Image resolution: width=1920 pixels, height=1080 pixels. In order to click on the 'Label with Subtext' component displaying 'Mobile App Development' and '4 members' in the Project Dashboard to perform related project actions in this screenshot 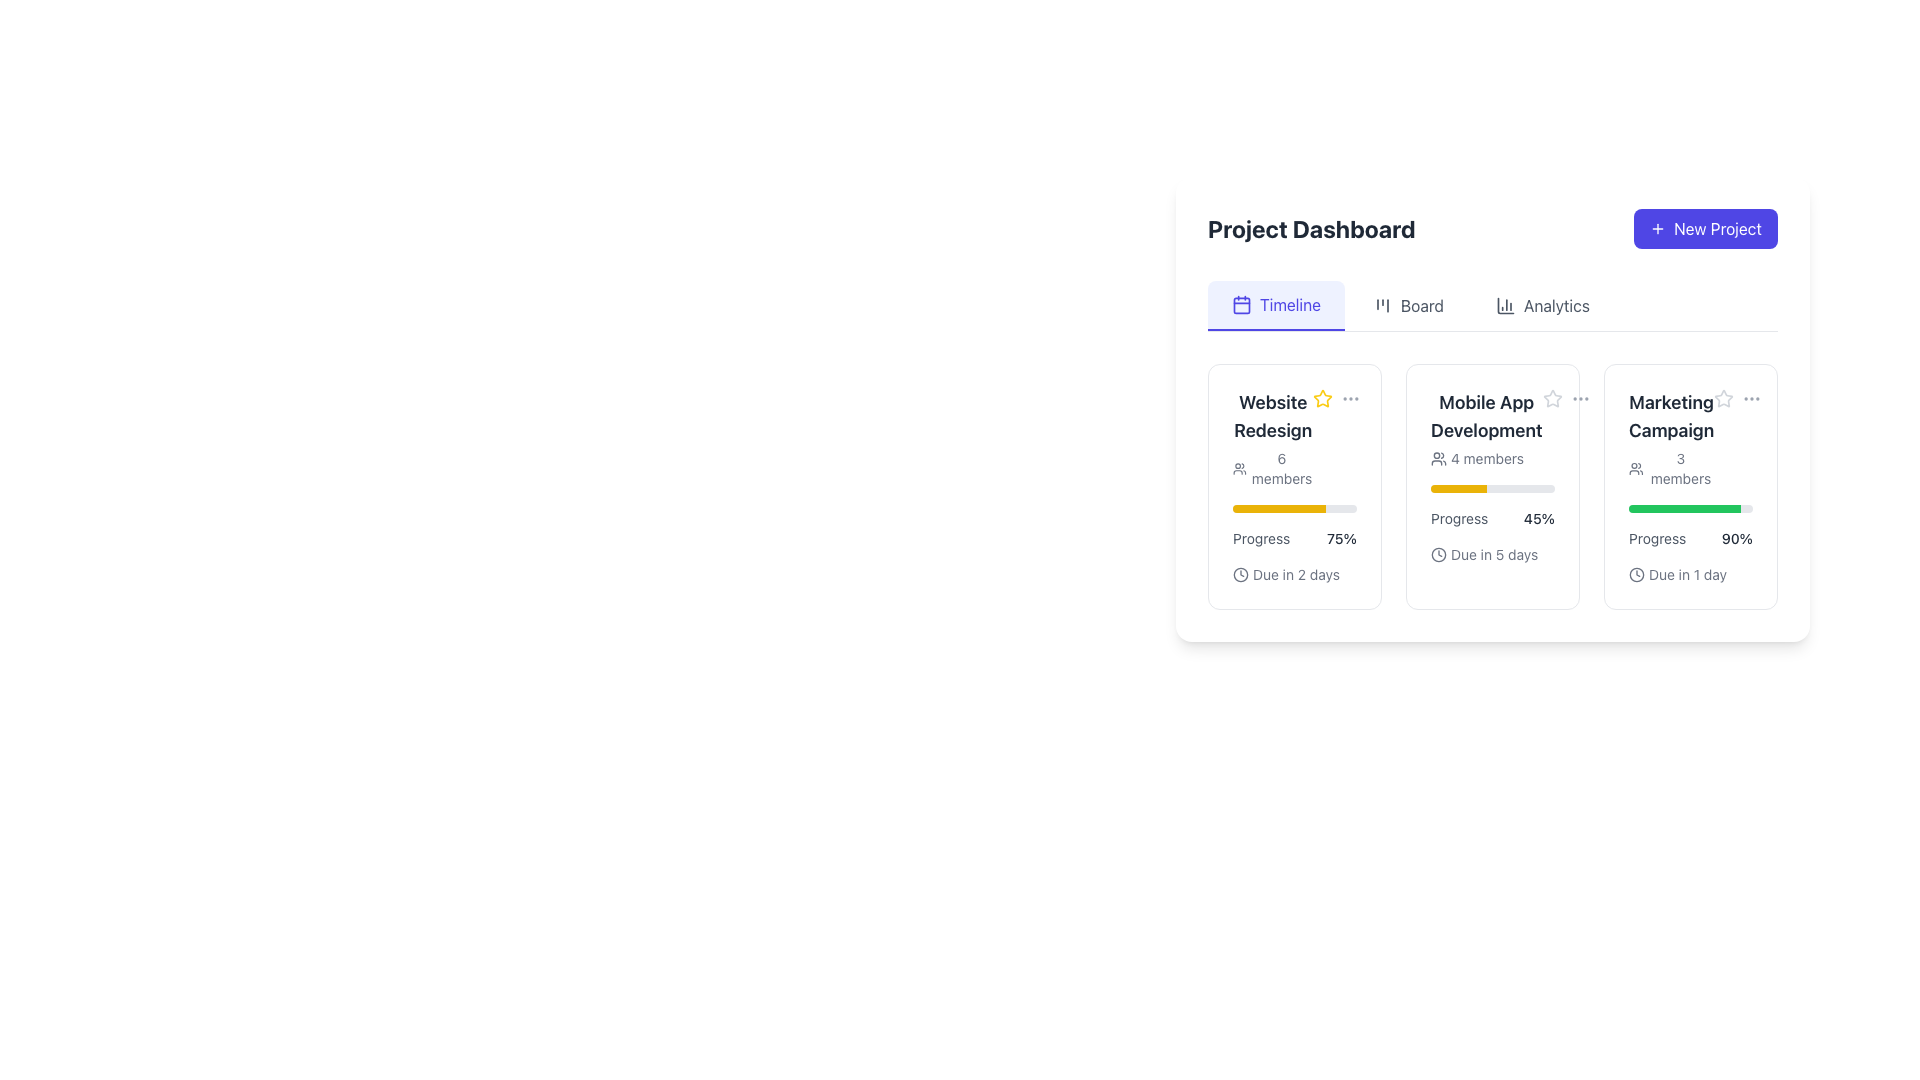, I will do `click(1486, 427)`.